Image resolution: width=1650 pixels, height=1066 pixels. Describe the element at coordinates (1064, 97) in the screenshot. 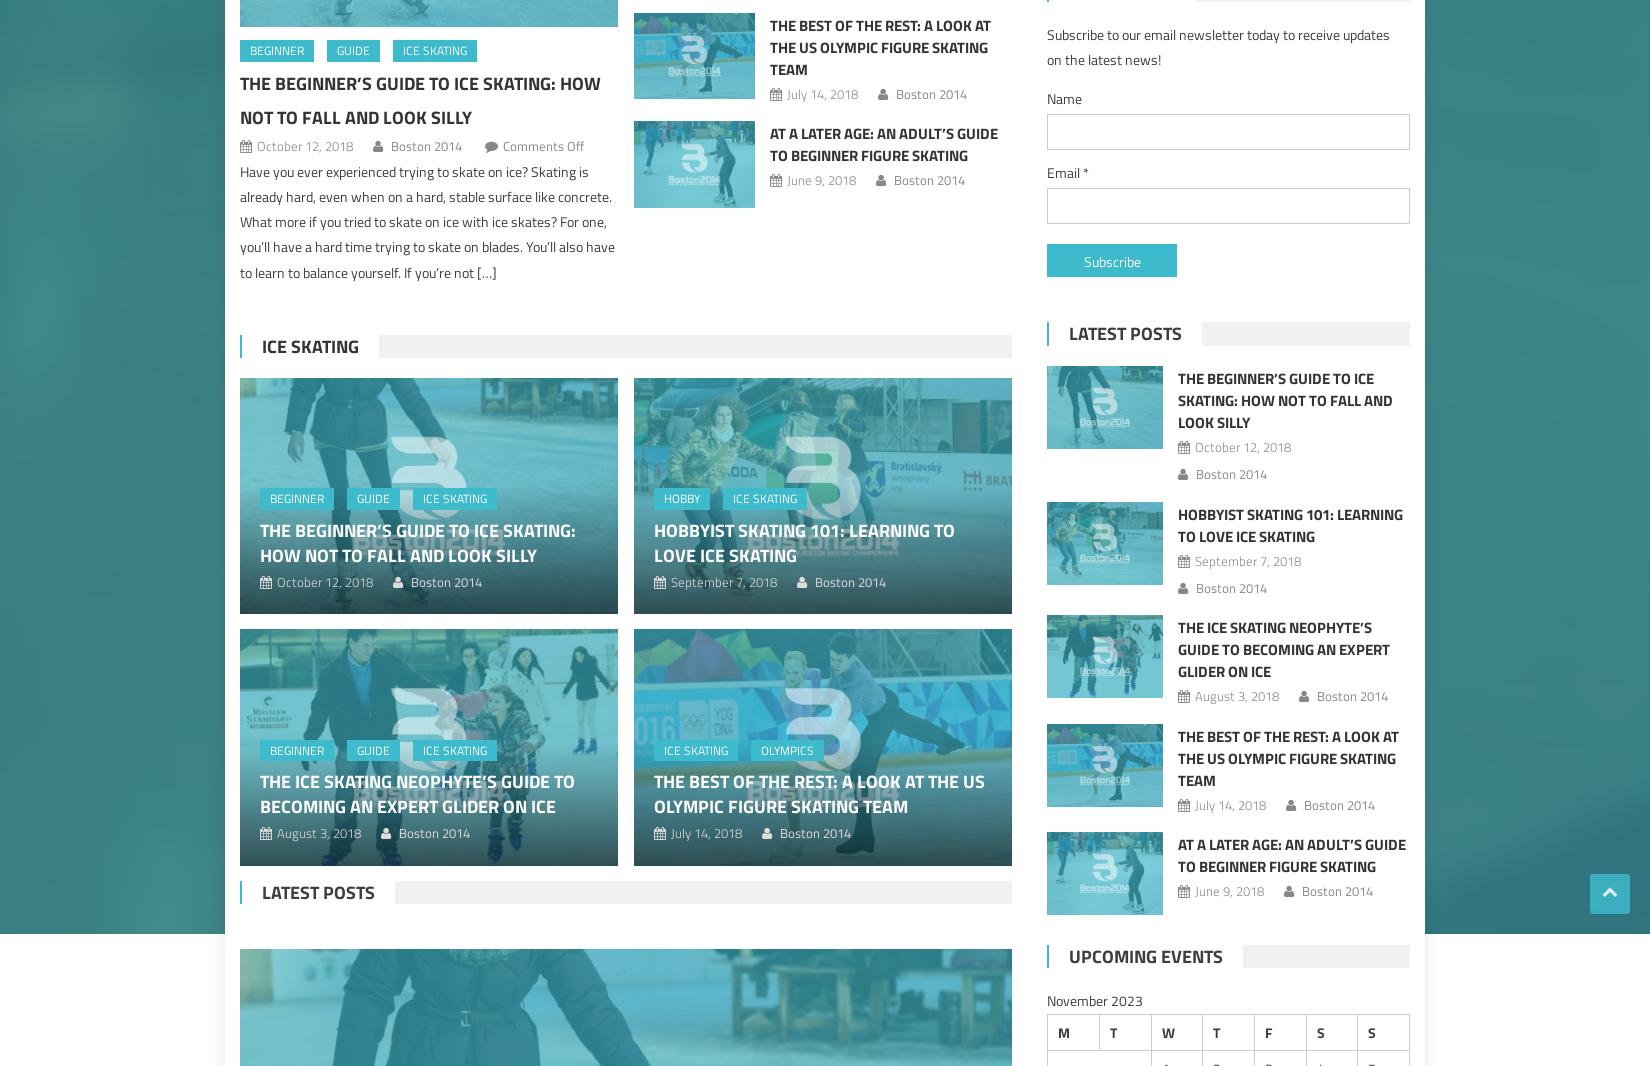

I see `'Name'` at that location.